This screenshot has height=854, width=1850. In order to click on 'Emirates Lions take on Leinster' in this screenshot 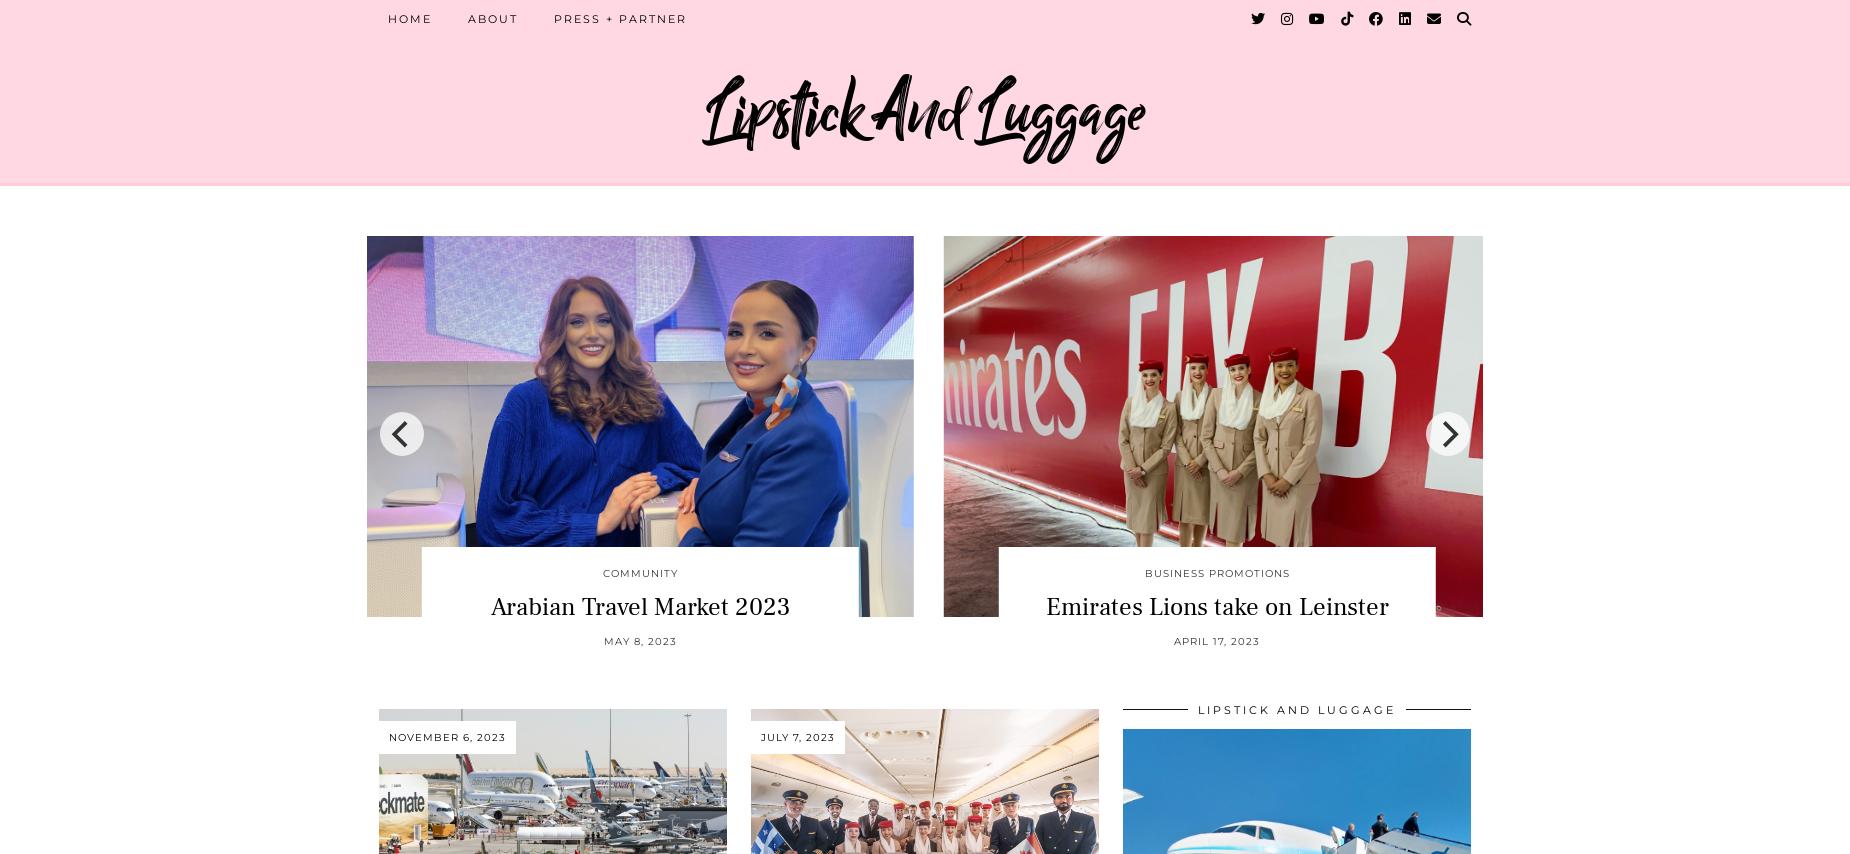, I will do `click(1215, 605)`.